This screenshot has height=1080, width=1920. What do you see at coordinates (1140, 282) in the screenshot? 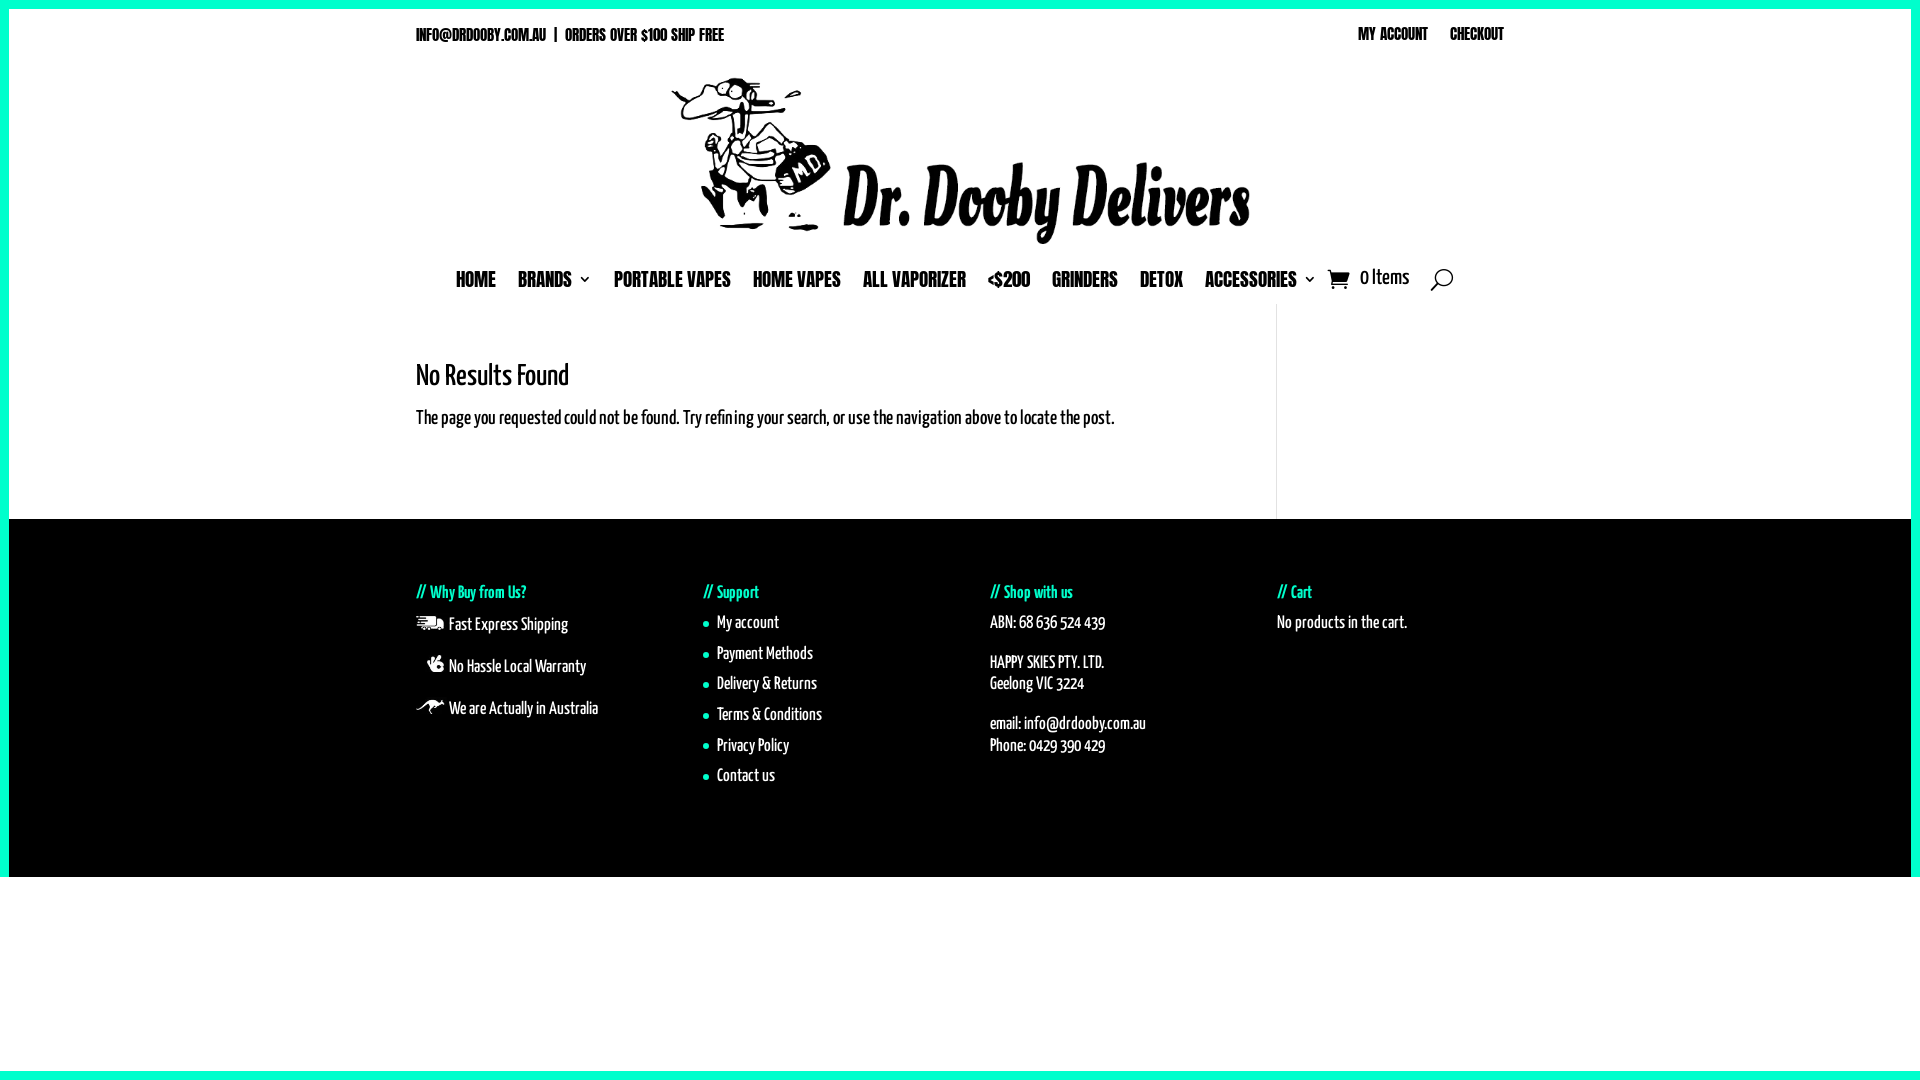
I see `'DETOX'` at bounding box center [1140, 282].